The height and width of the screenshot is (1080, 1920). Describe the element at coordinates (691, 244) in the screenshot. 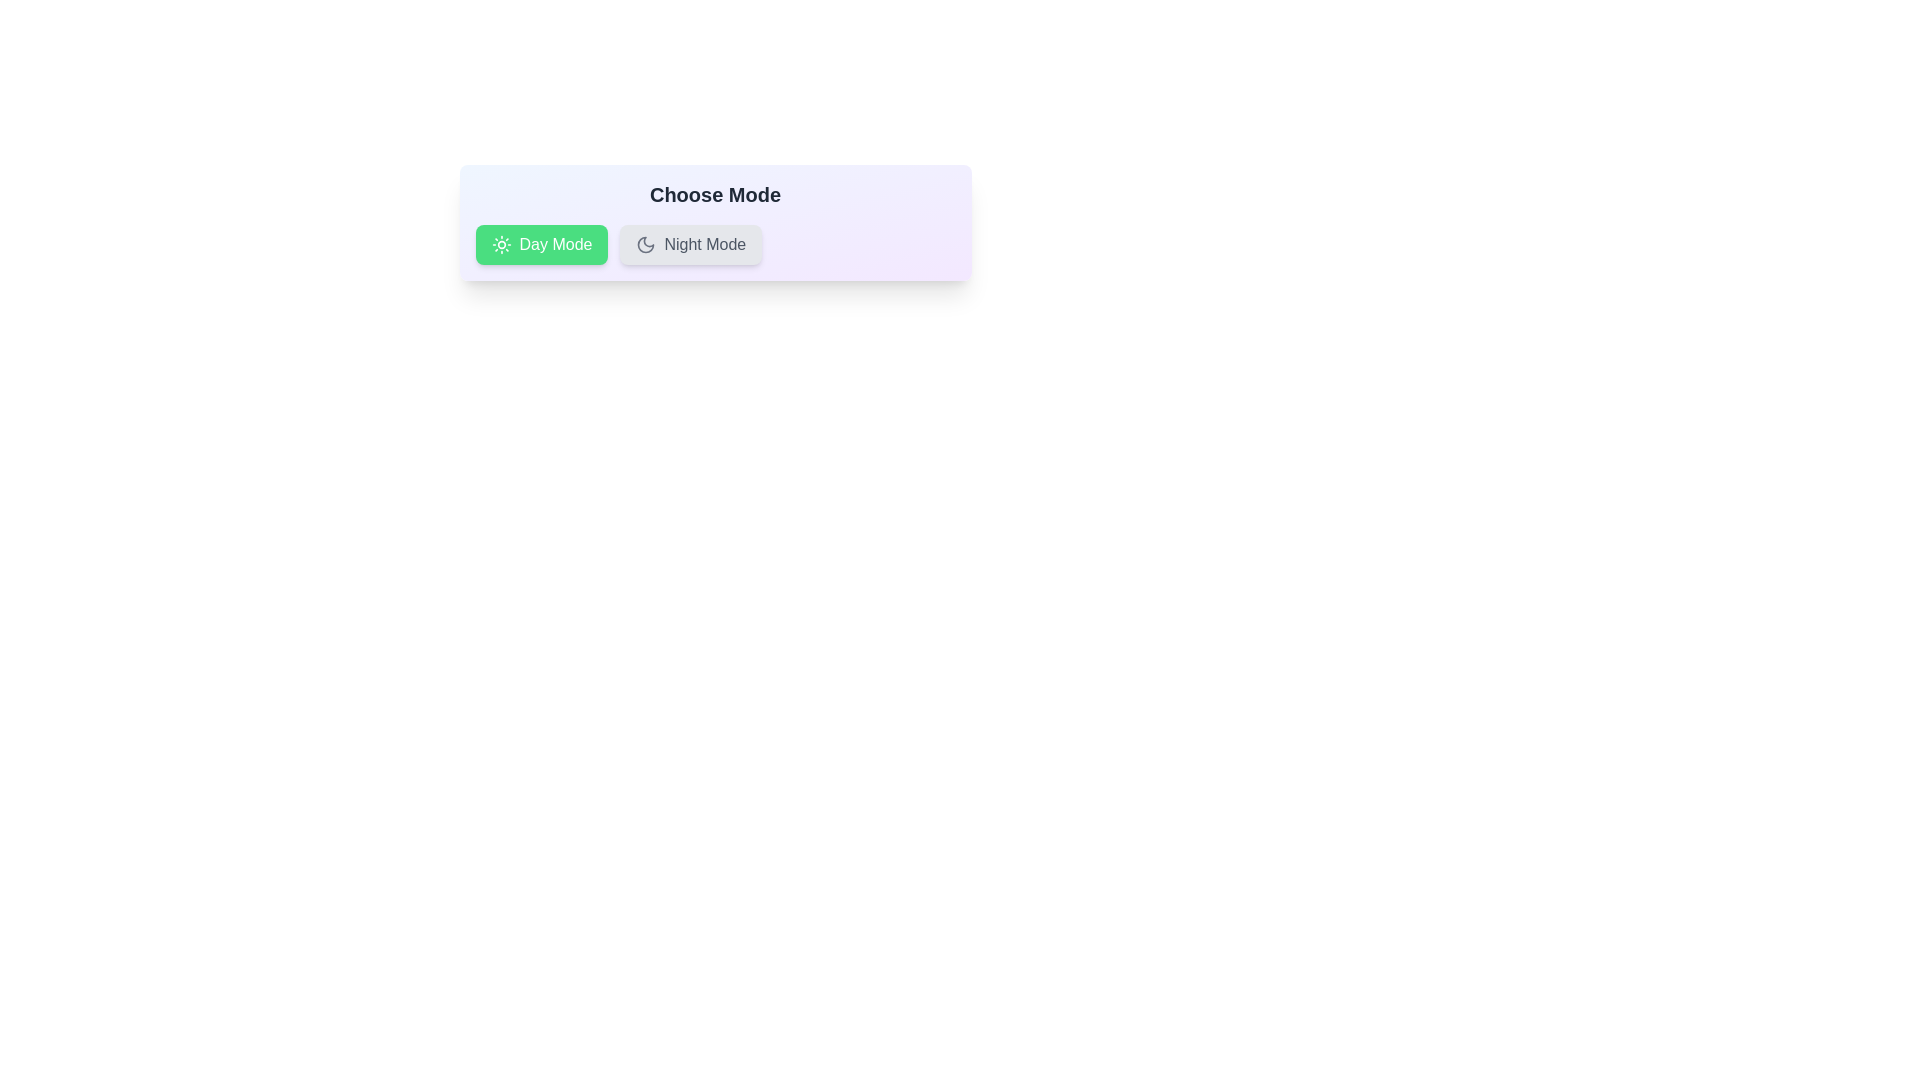

I see `the center of the 'Night Mode' chip to toggle its state` at that location.